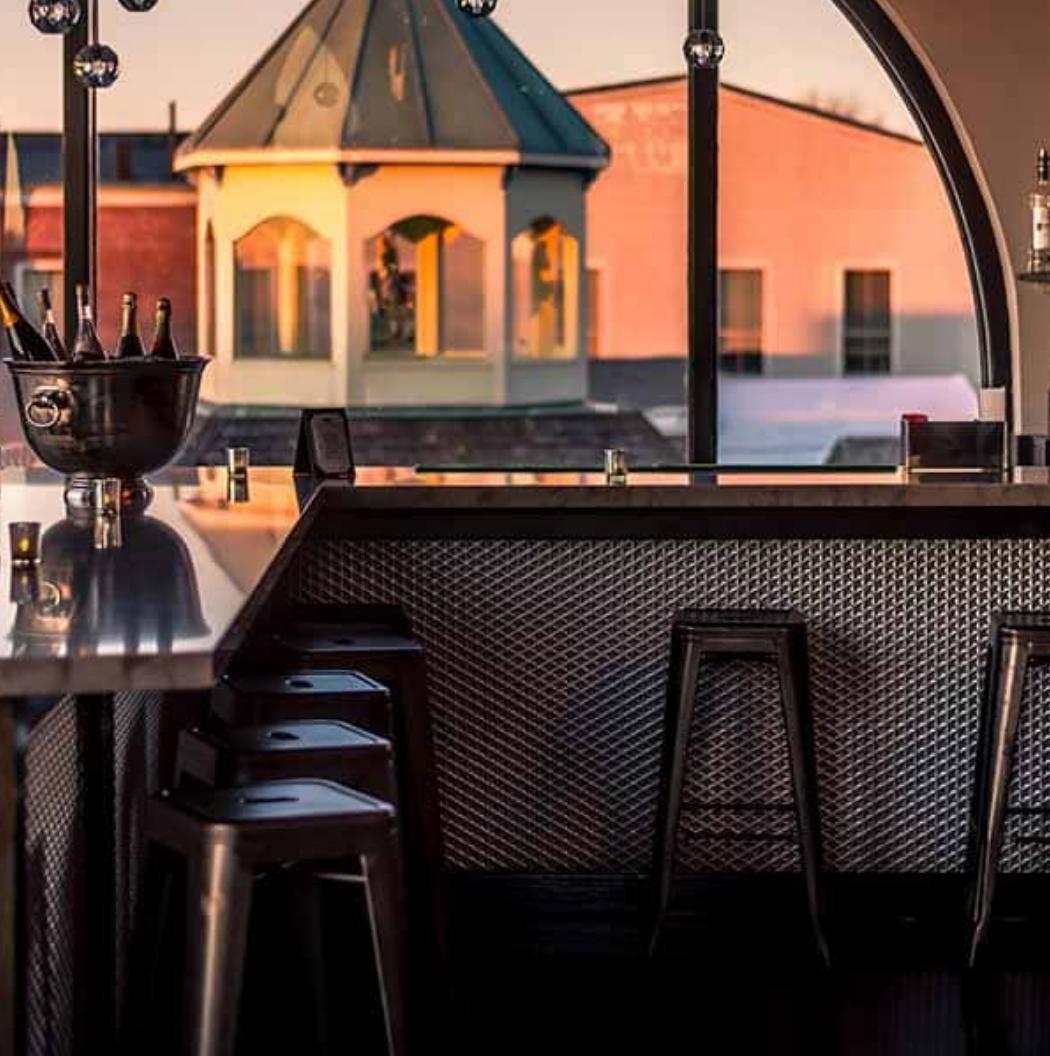 This screenshot has width=1050, height=1056. Describe the element at coordinates (712, 9) in the screenshot. I see `'help@thepelham.com'` at that location.